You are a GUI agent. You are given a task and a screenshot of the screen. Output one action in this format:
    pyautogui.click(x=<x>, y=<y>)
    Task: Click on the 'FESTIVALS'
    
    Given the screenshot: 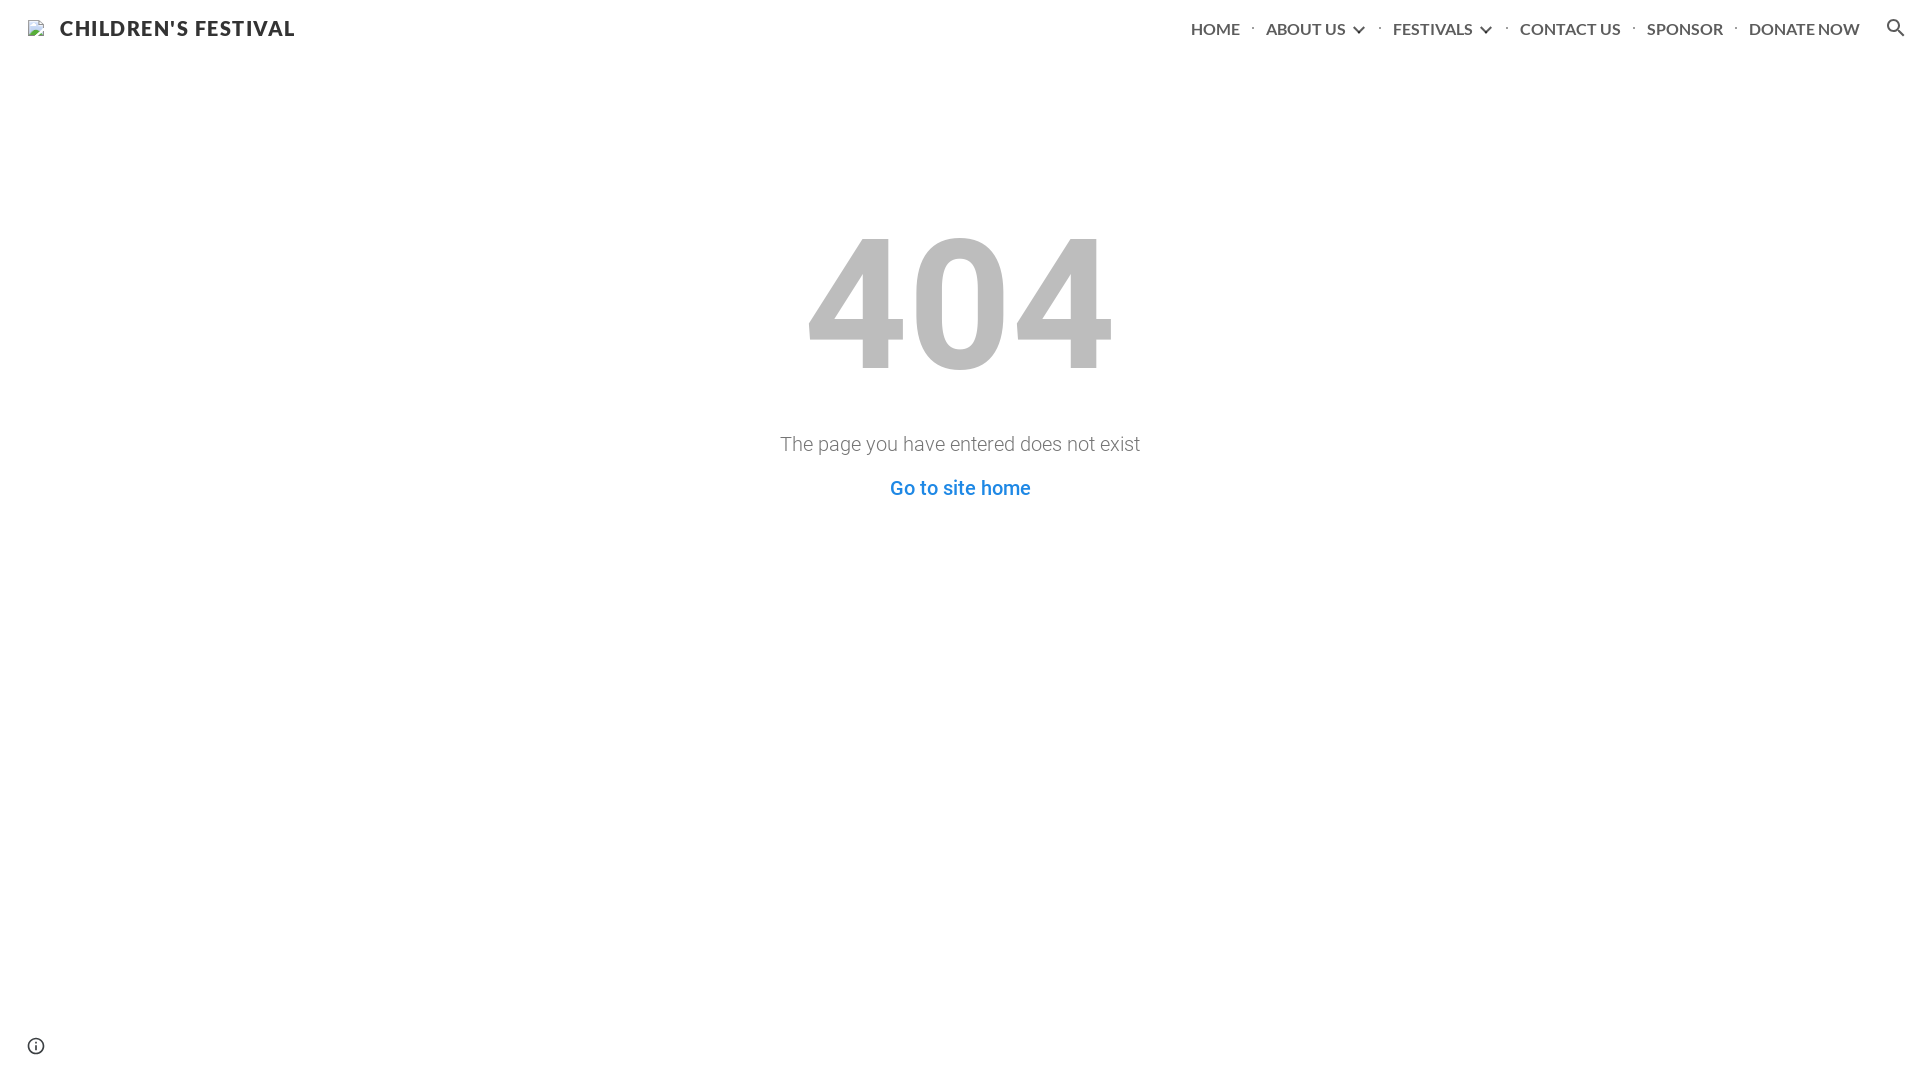 What is the action you would take?
    pyautogui.click(x=1432, y=27)
    